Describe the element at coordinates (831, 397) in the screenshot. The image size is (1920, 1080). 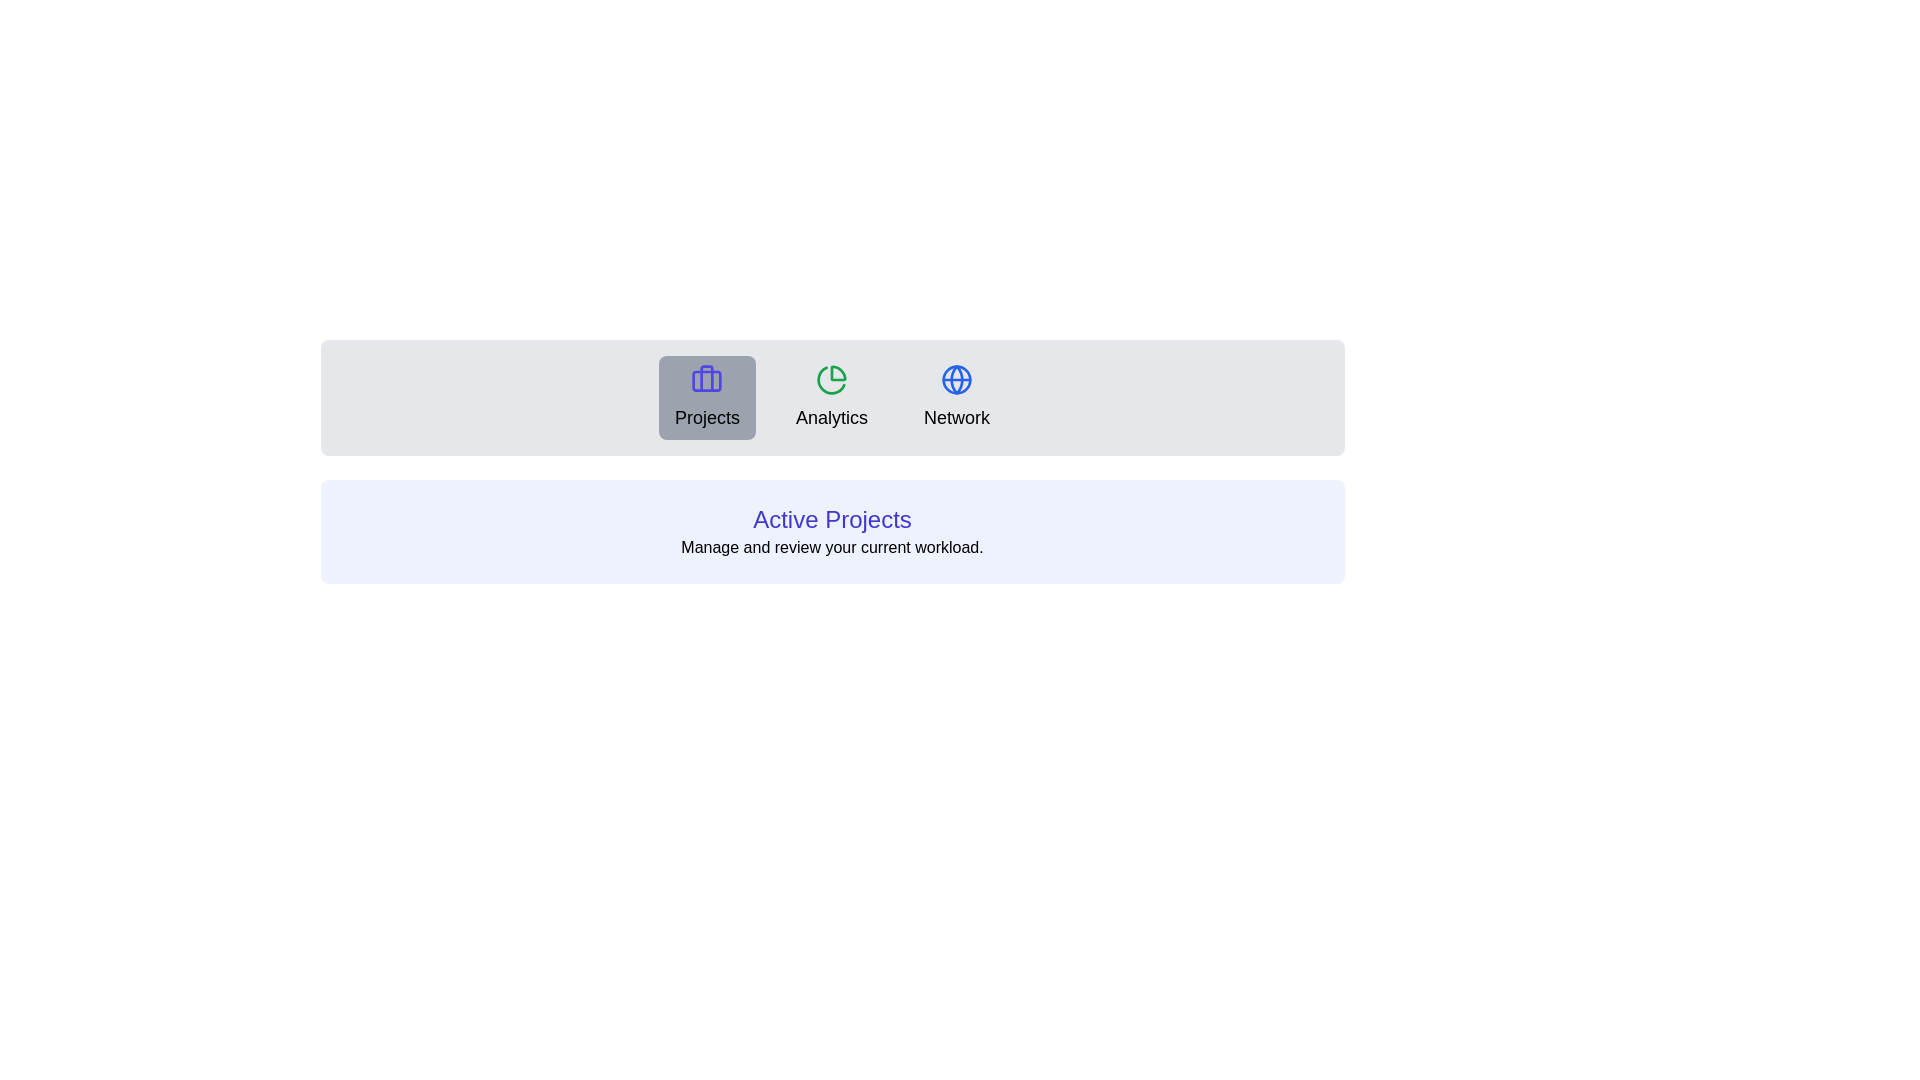
I see `the Analytics tab by clicking on its button` at that location.